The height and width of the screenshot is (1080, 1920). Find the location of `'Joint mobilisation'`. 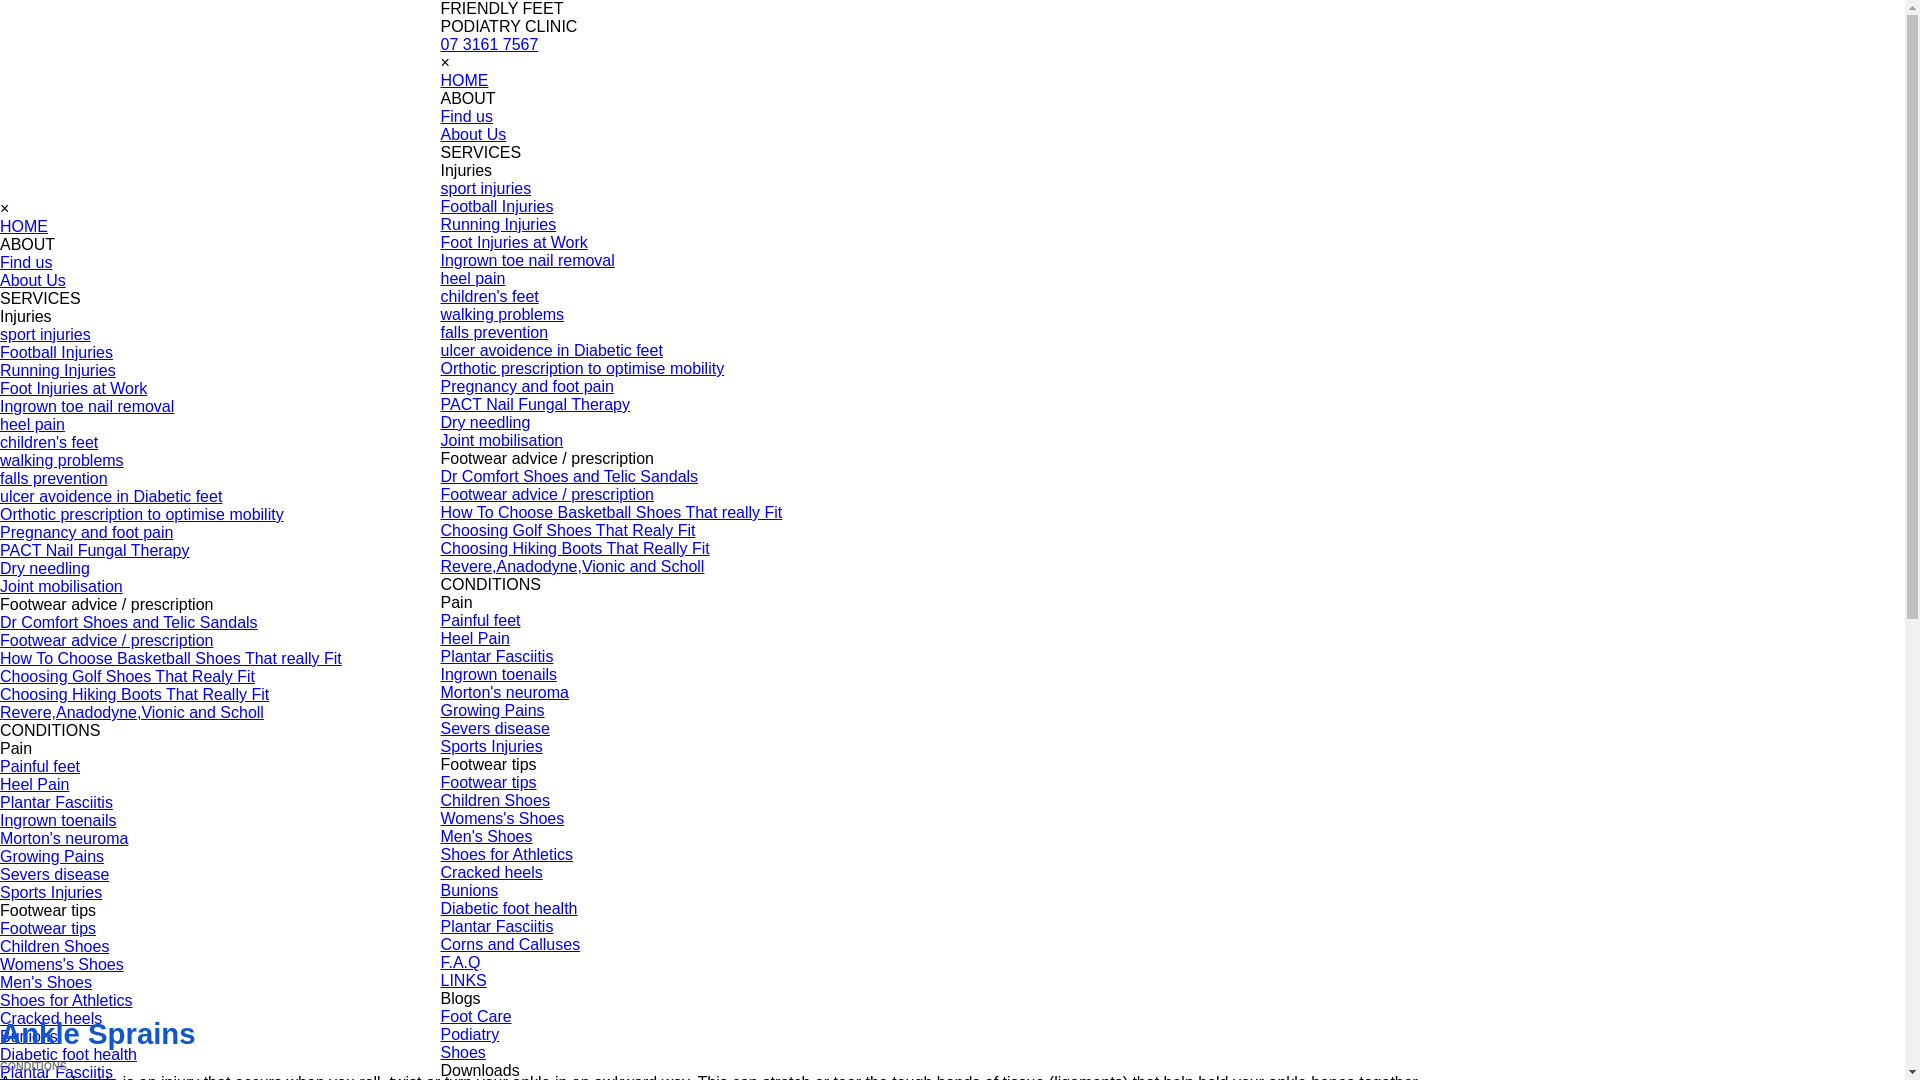

'Joint mobilisation' is located at coordinates (61, 585).